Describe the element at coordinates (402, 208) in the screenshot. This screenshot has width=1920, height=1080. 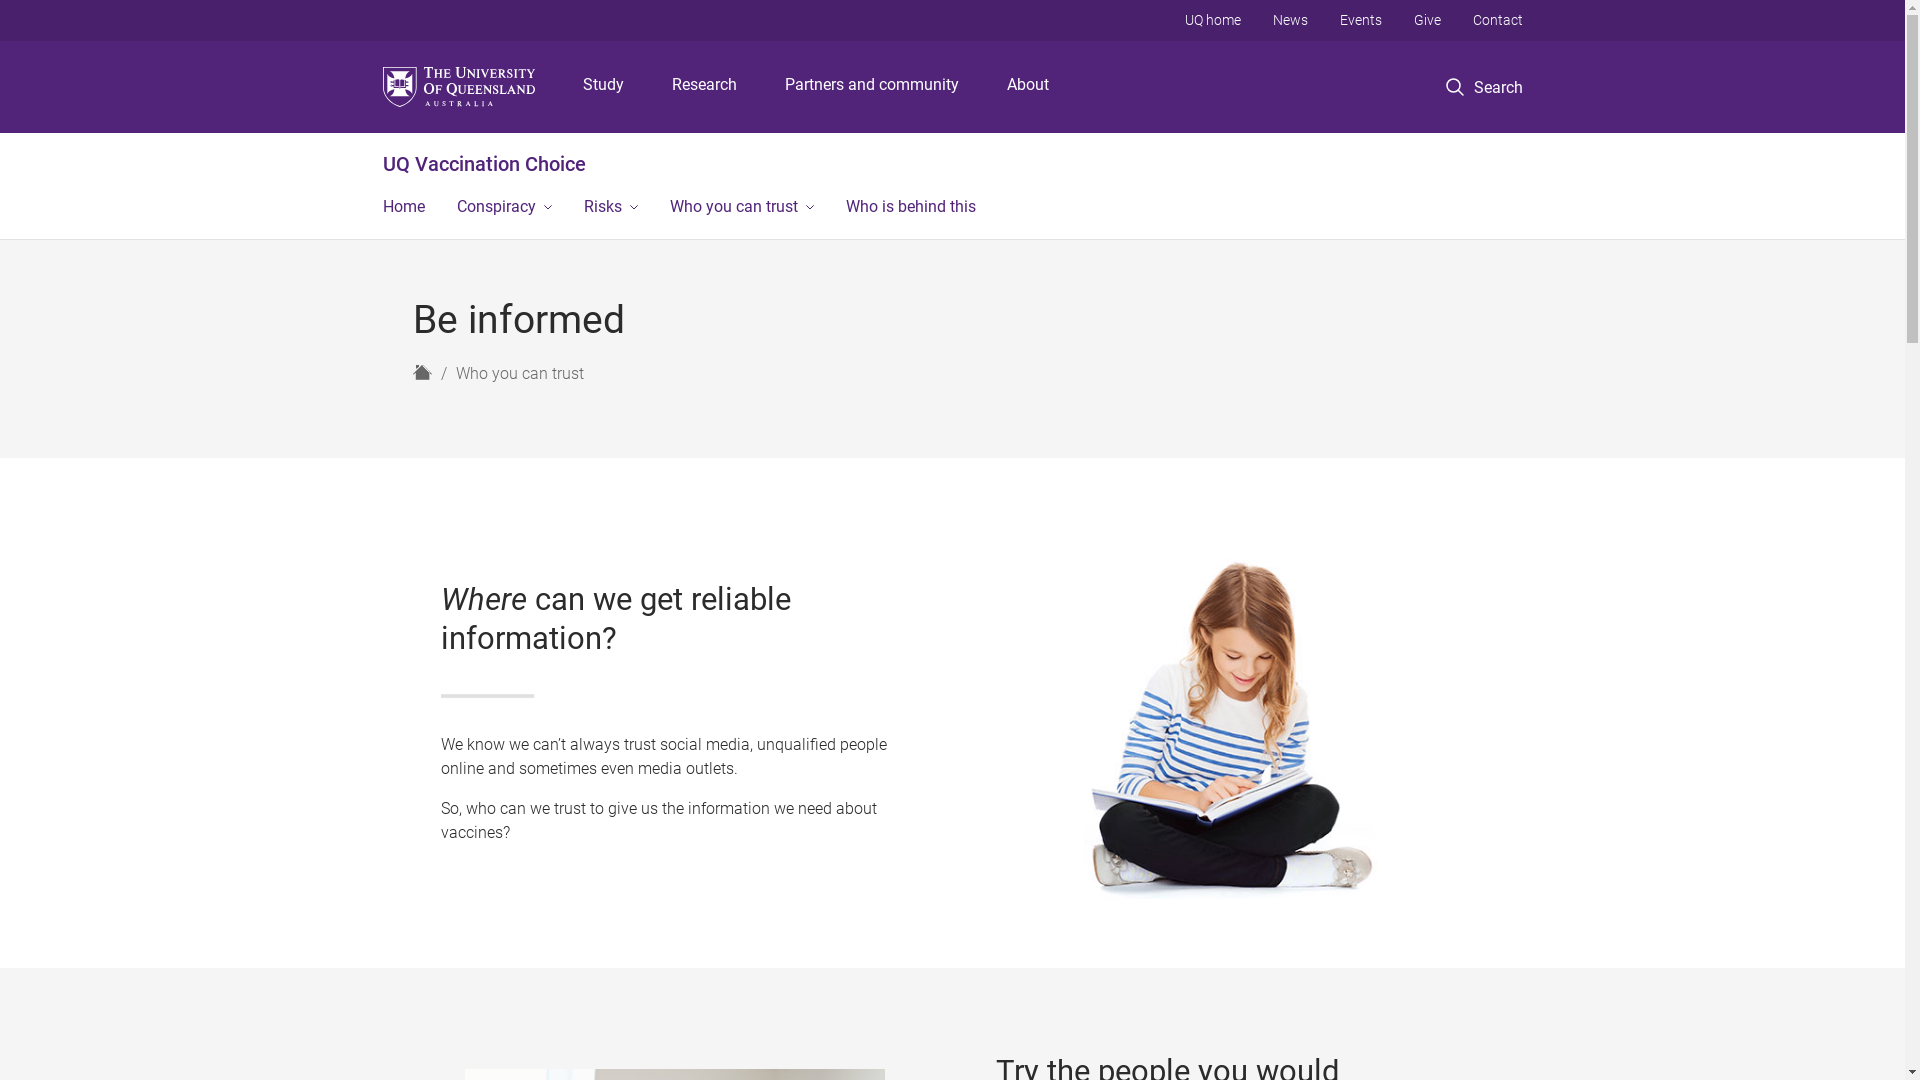
I see `'Home'` at that location.